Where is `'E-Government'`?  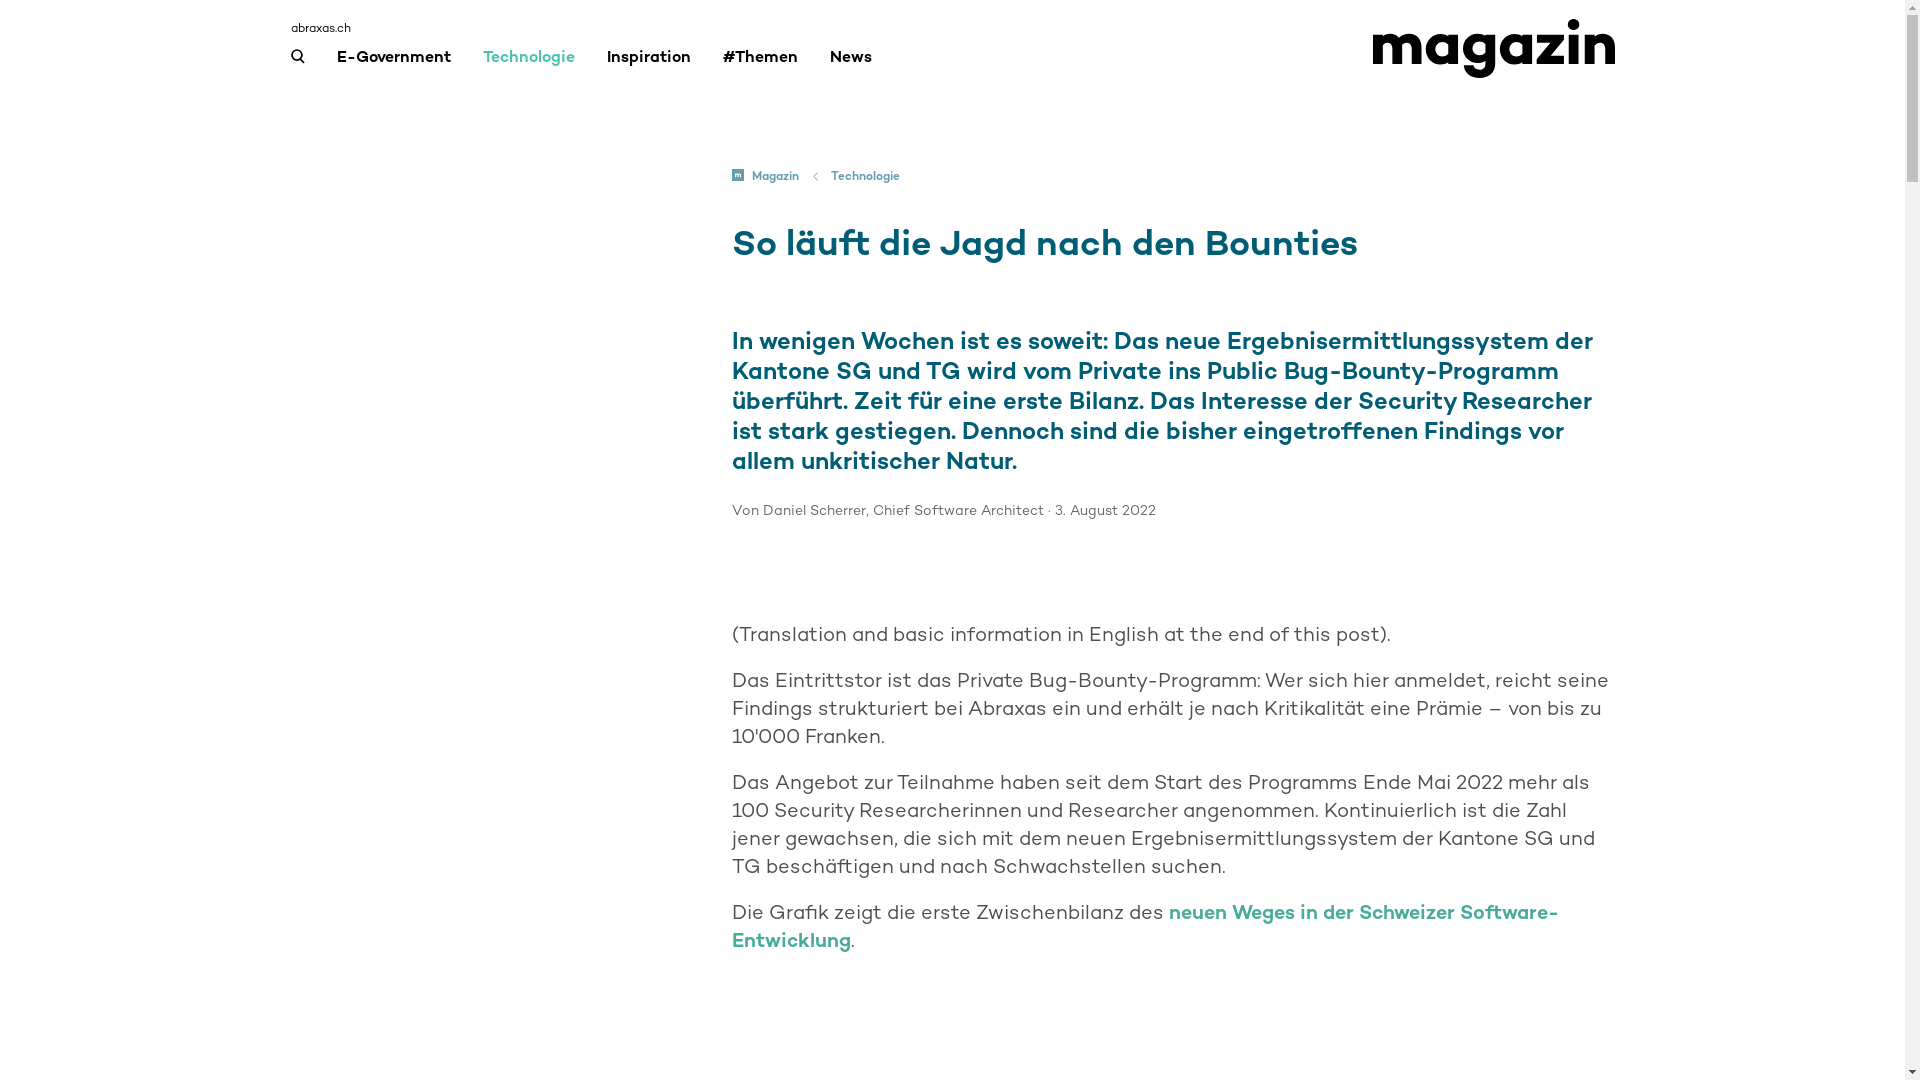
'E-Government' is located at coordinates (393, 64).